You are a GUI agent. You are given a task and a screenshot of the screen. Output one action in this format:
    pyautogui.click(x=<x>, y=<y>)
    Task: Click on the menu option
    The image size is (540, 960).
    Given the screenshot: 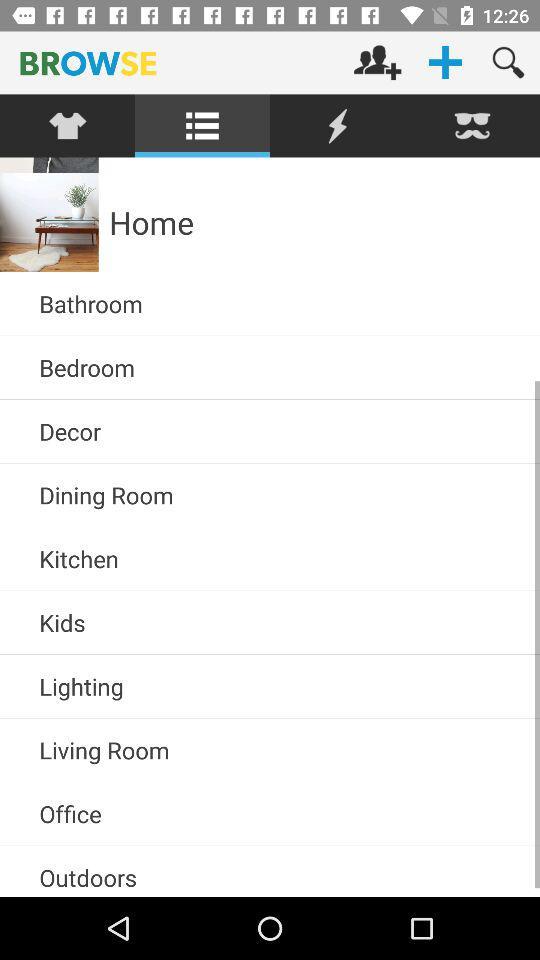 What is the action you would take?
    pyautogui.click(x=202, y=125)
    